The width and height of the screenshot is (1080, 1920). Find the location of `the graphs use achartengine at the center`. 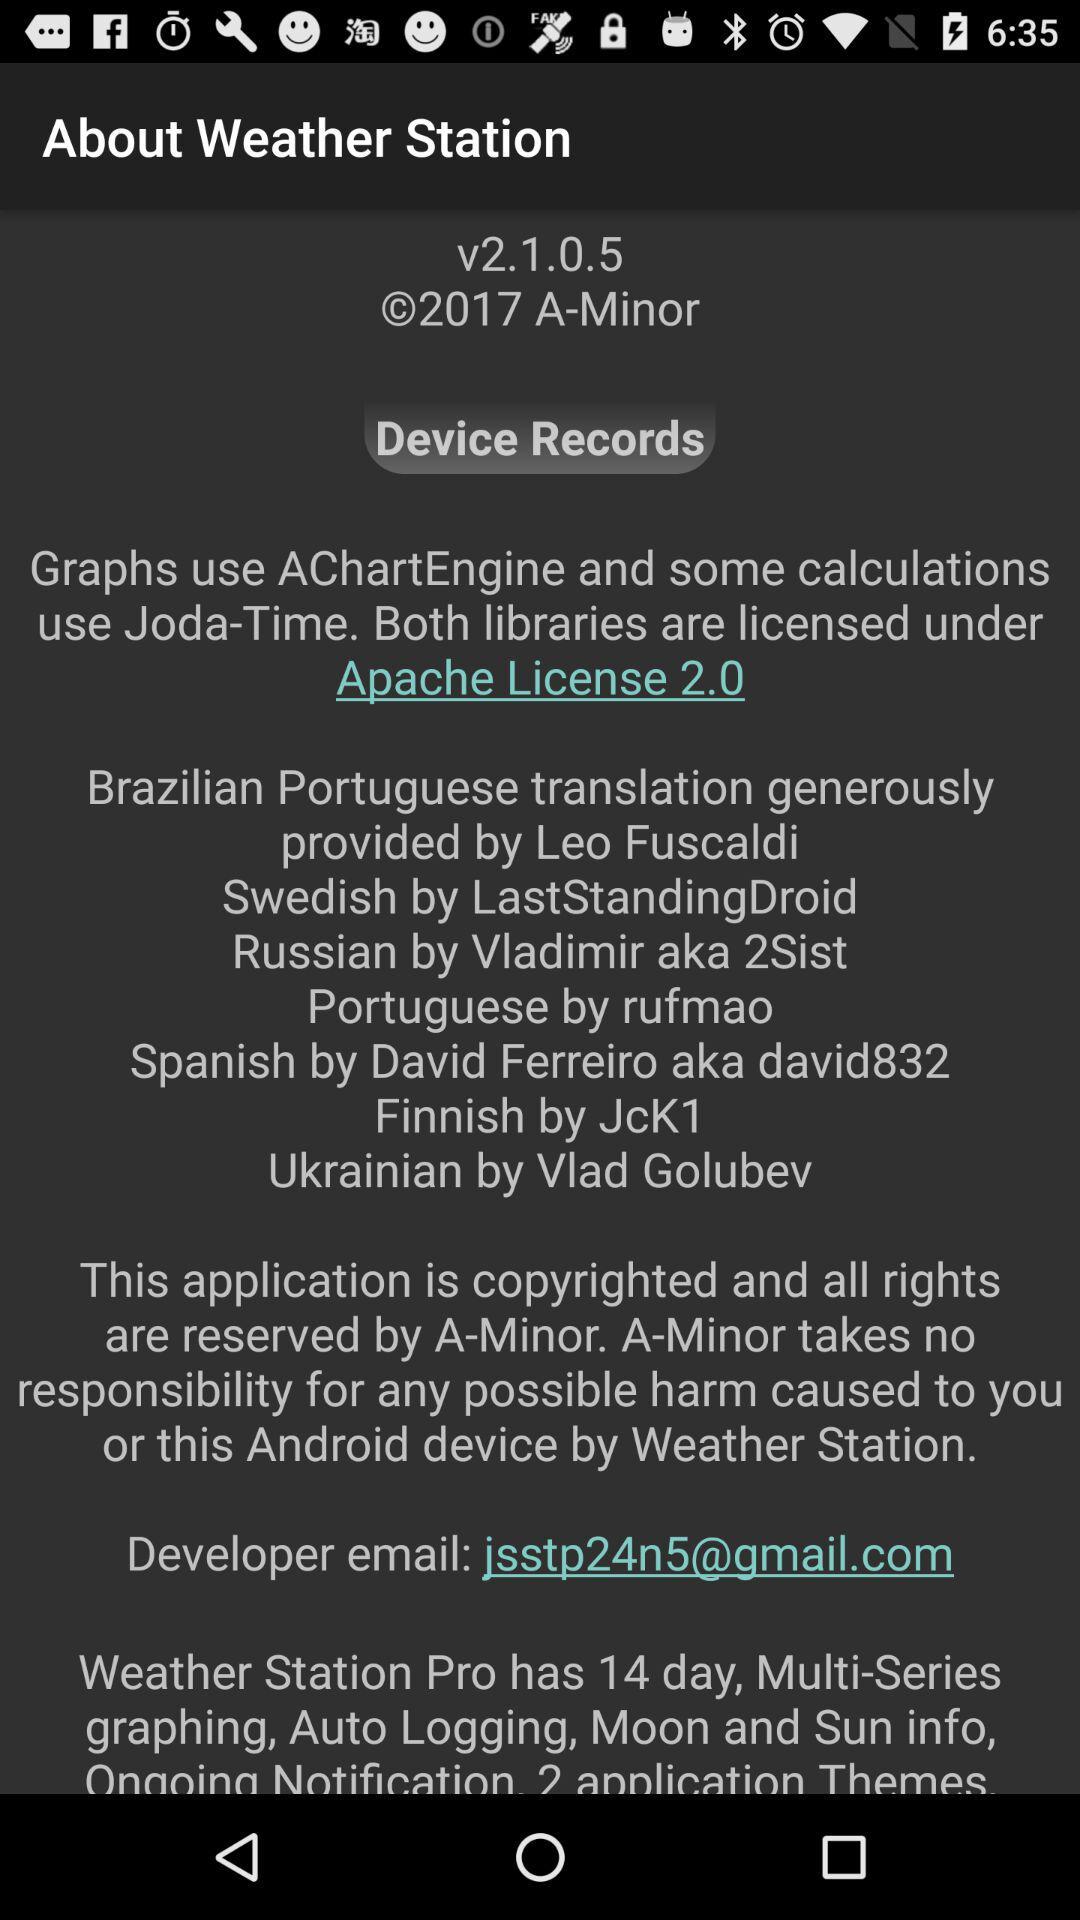

the graphs use achartengine at the center is located at coordinates (540, 1085).